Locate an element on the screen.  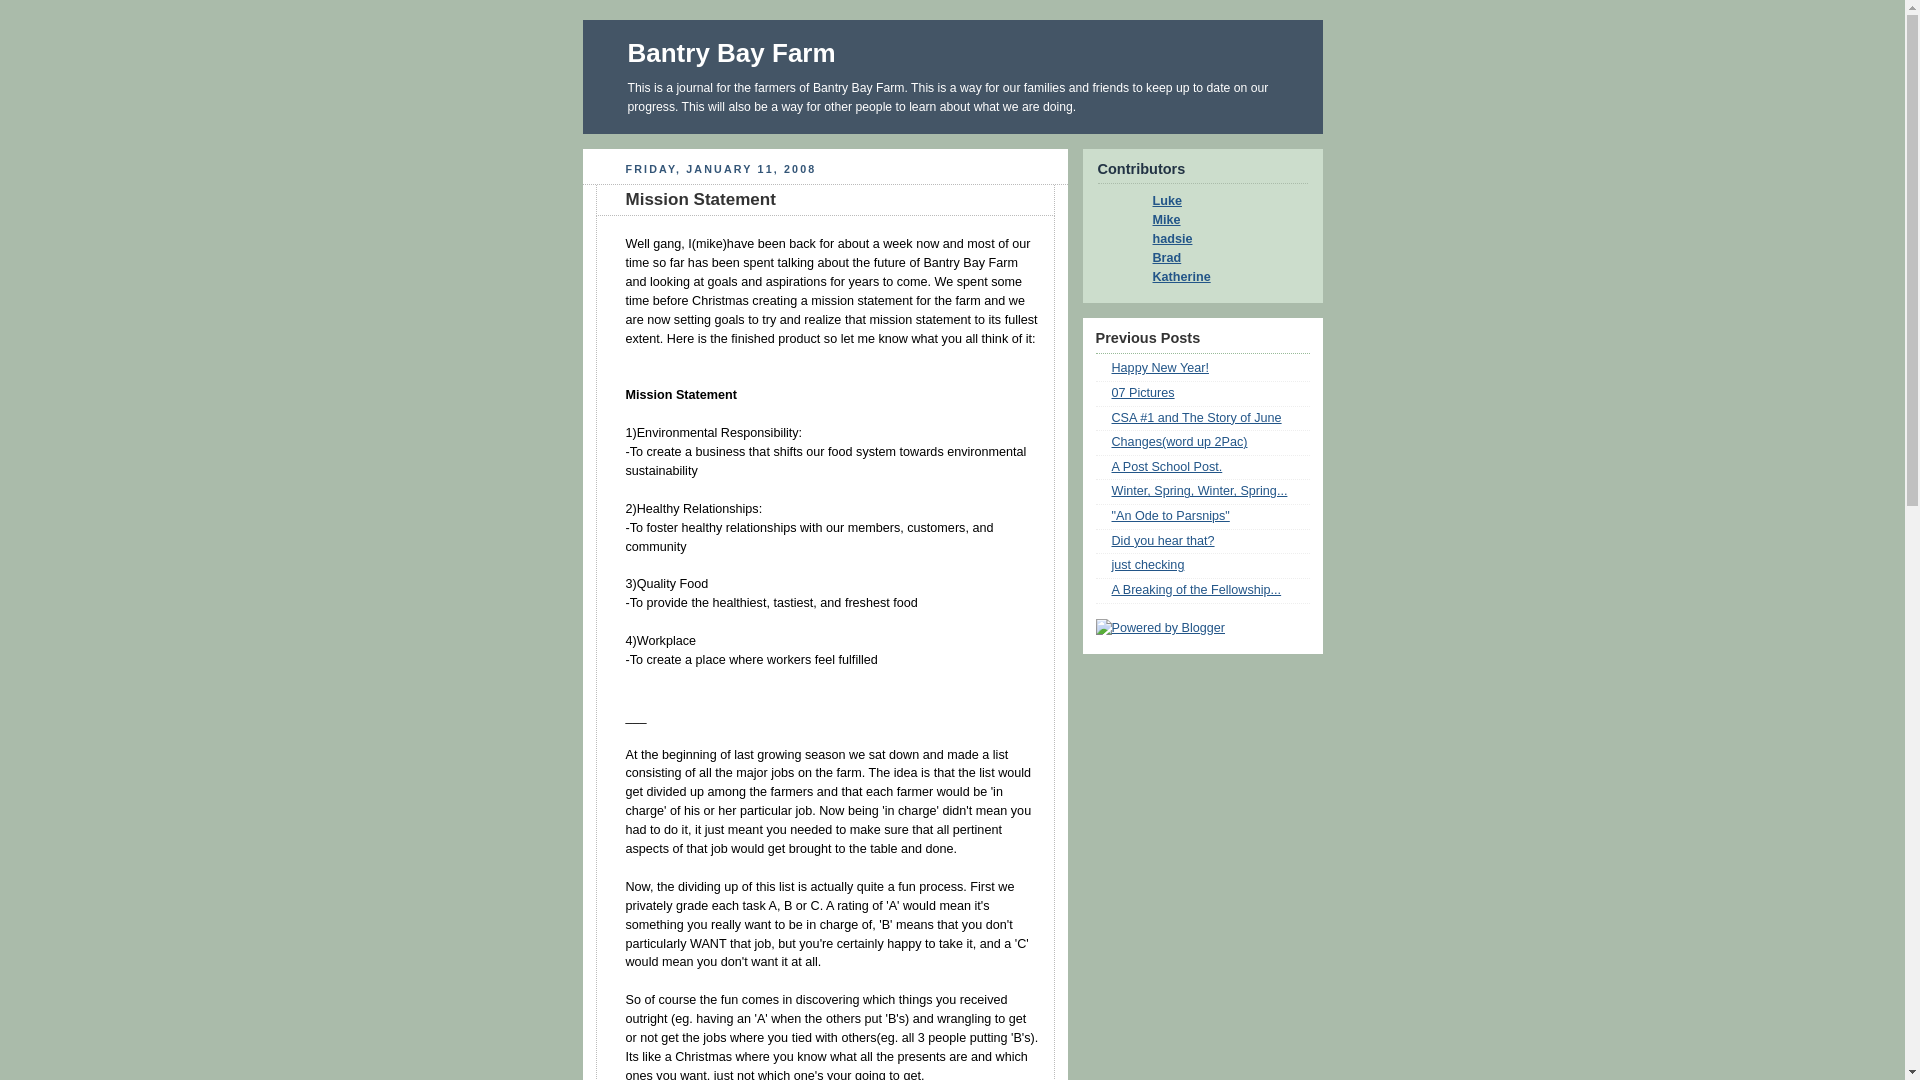
'A Breaking of the Fellowship...' is located at coordinates (1196, 589).